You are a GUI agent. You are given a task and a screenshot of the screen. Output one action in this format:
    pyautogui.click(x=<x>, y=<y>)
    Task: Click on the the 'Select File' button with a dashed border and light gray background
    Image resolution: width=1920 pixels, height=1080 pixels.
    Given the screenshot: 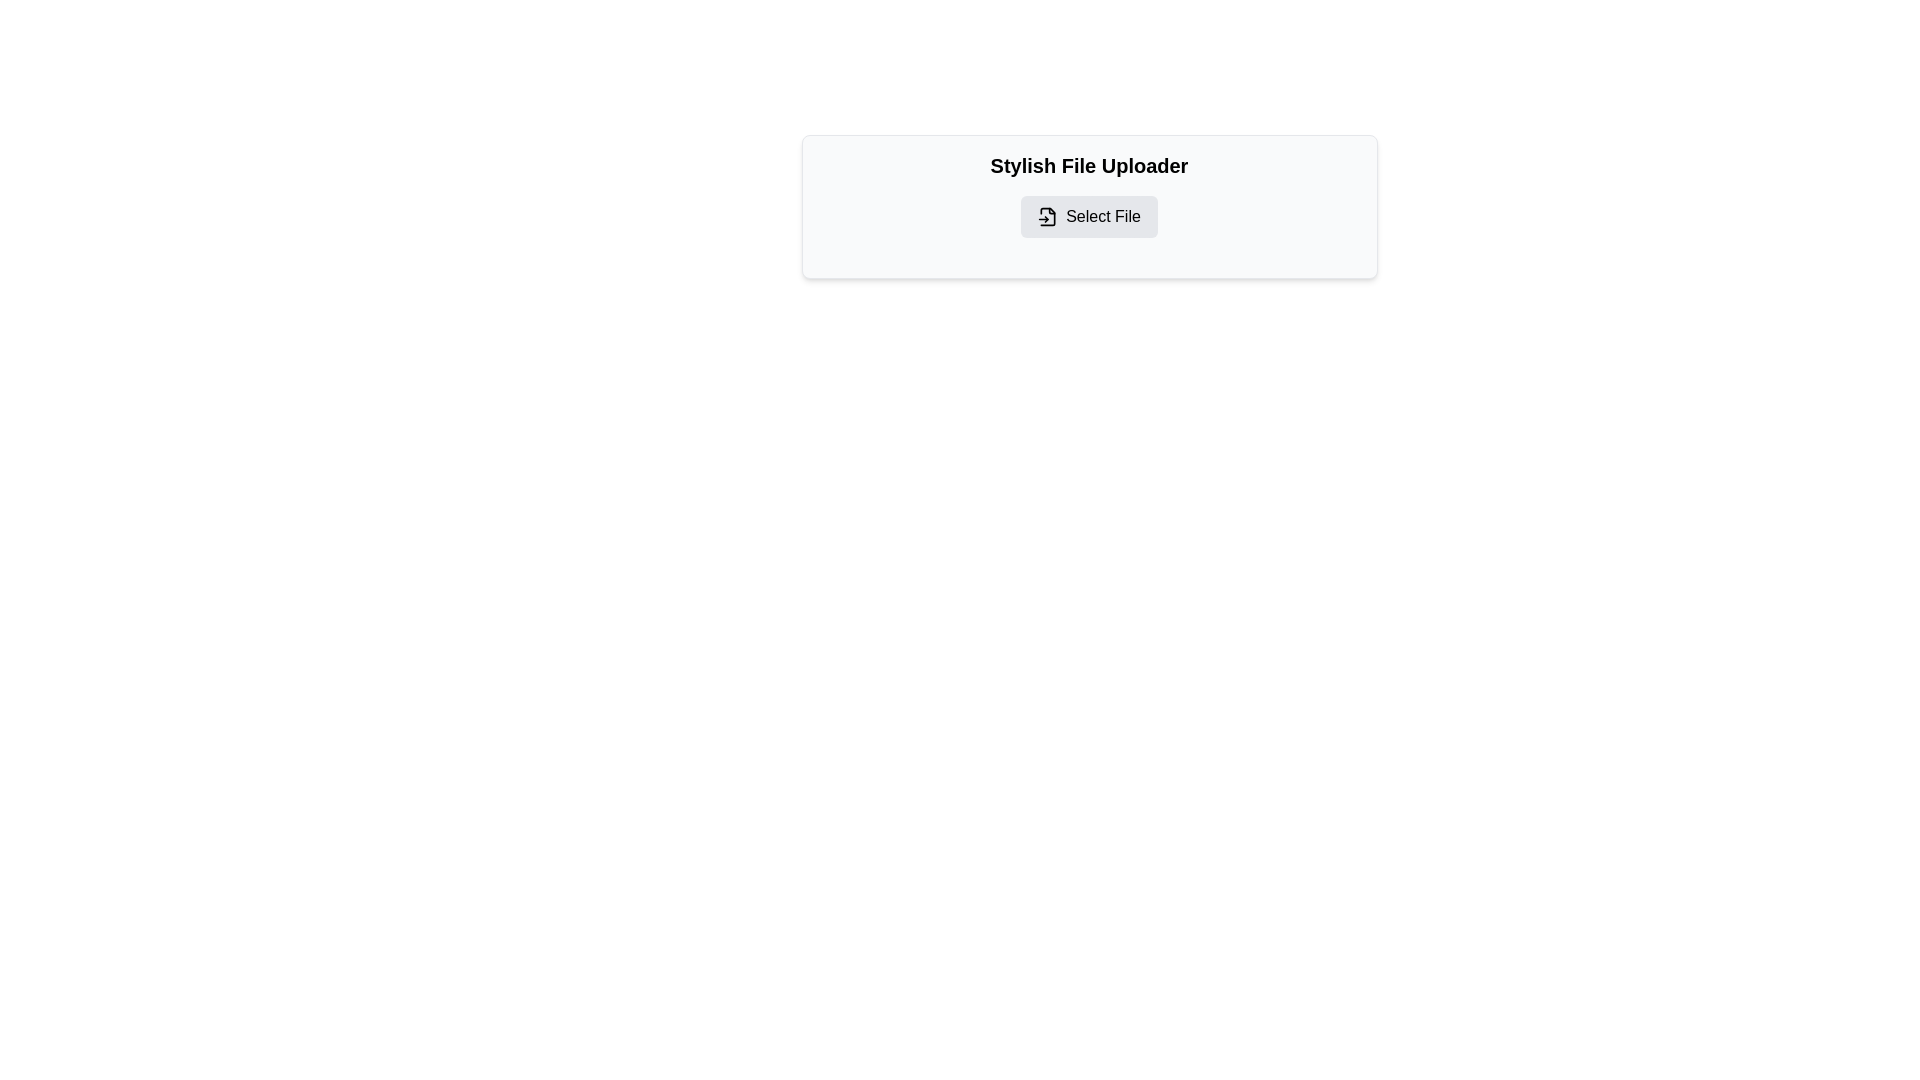 What is the action you would take?
    pyautogui.click(x=1088, y=216)
    